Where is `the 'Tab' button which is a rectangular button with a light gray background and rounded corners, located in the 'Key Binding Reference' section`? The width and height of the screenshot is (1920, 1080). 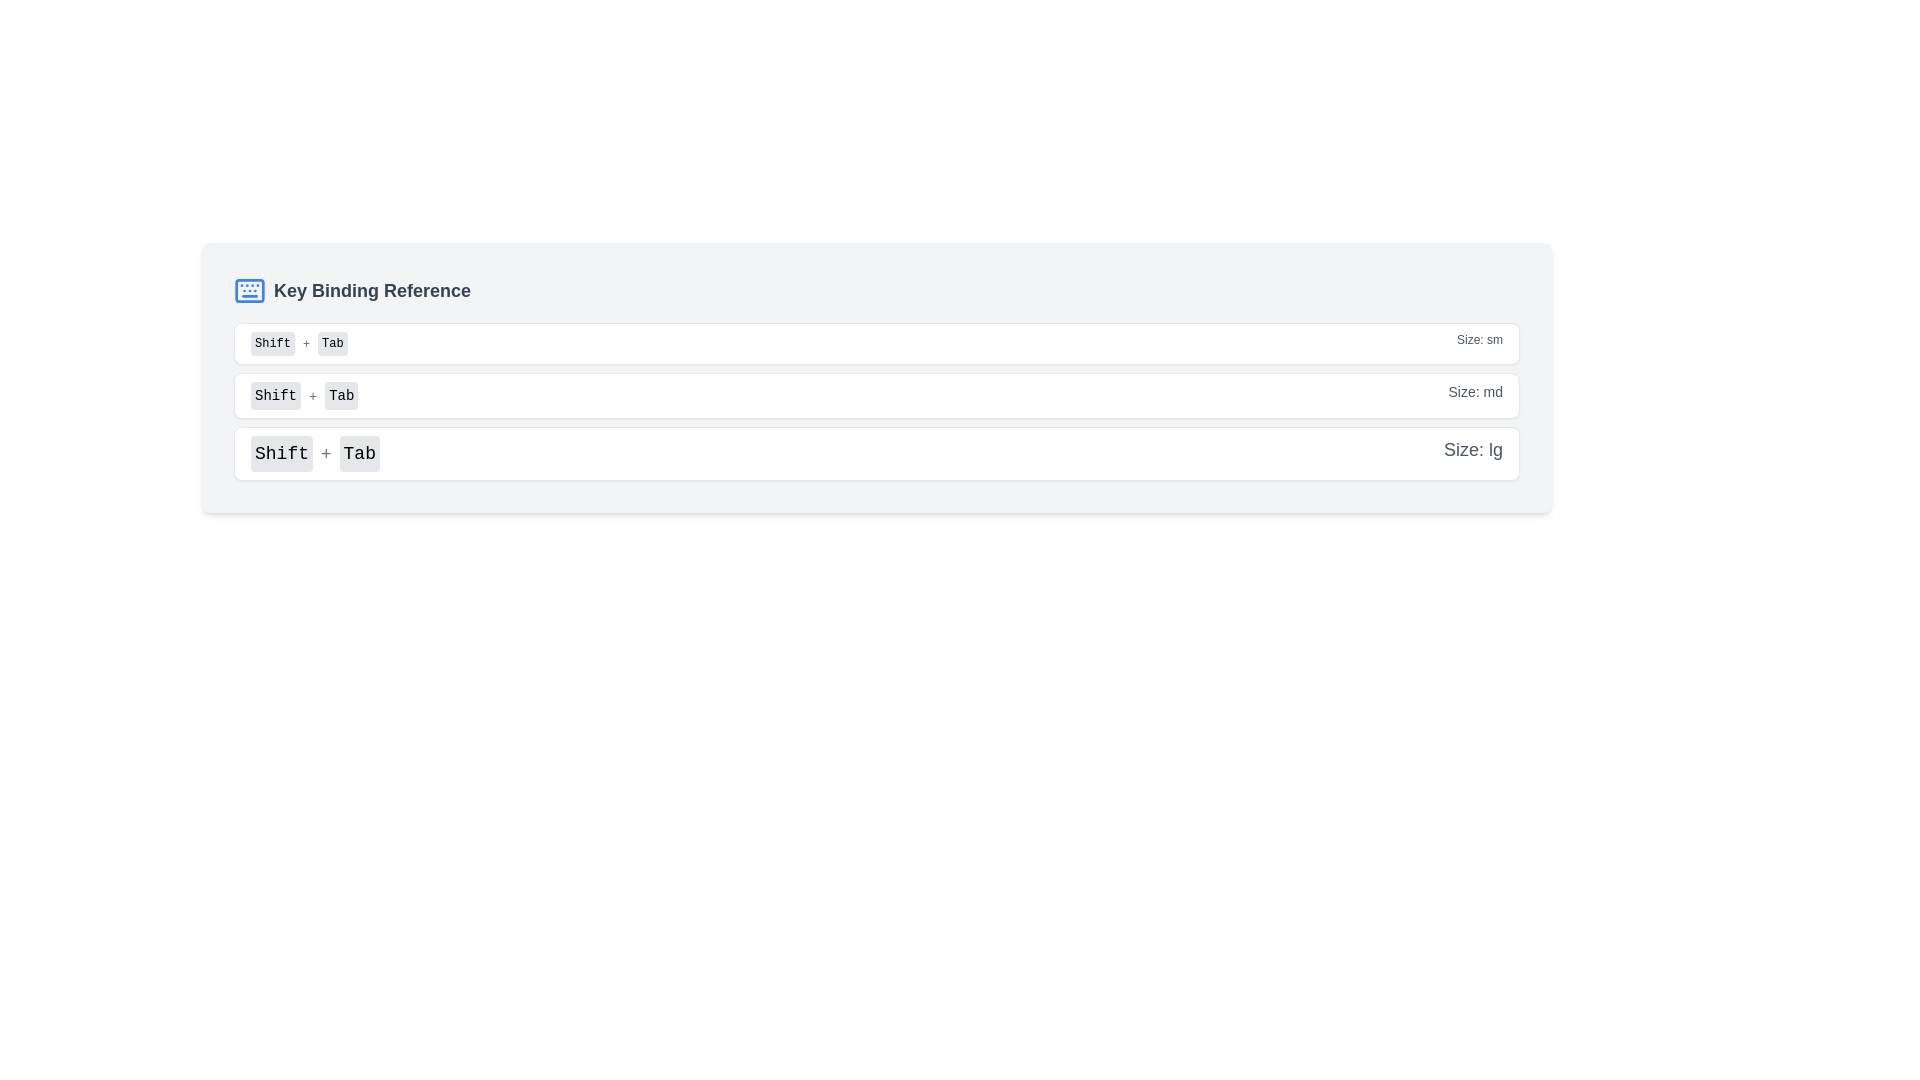 the 'Tab' button which is a rectangular button with a light gray background and rounded corners, located in the 'Key Binding Reference' section is located at coordinates (341, 396).